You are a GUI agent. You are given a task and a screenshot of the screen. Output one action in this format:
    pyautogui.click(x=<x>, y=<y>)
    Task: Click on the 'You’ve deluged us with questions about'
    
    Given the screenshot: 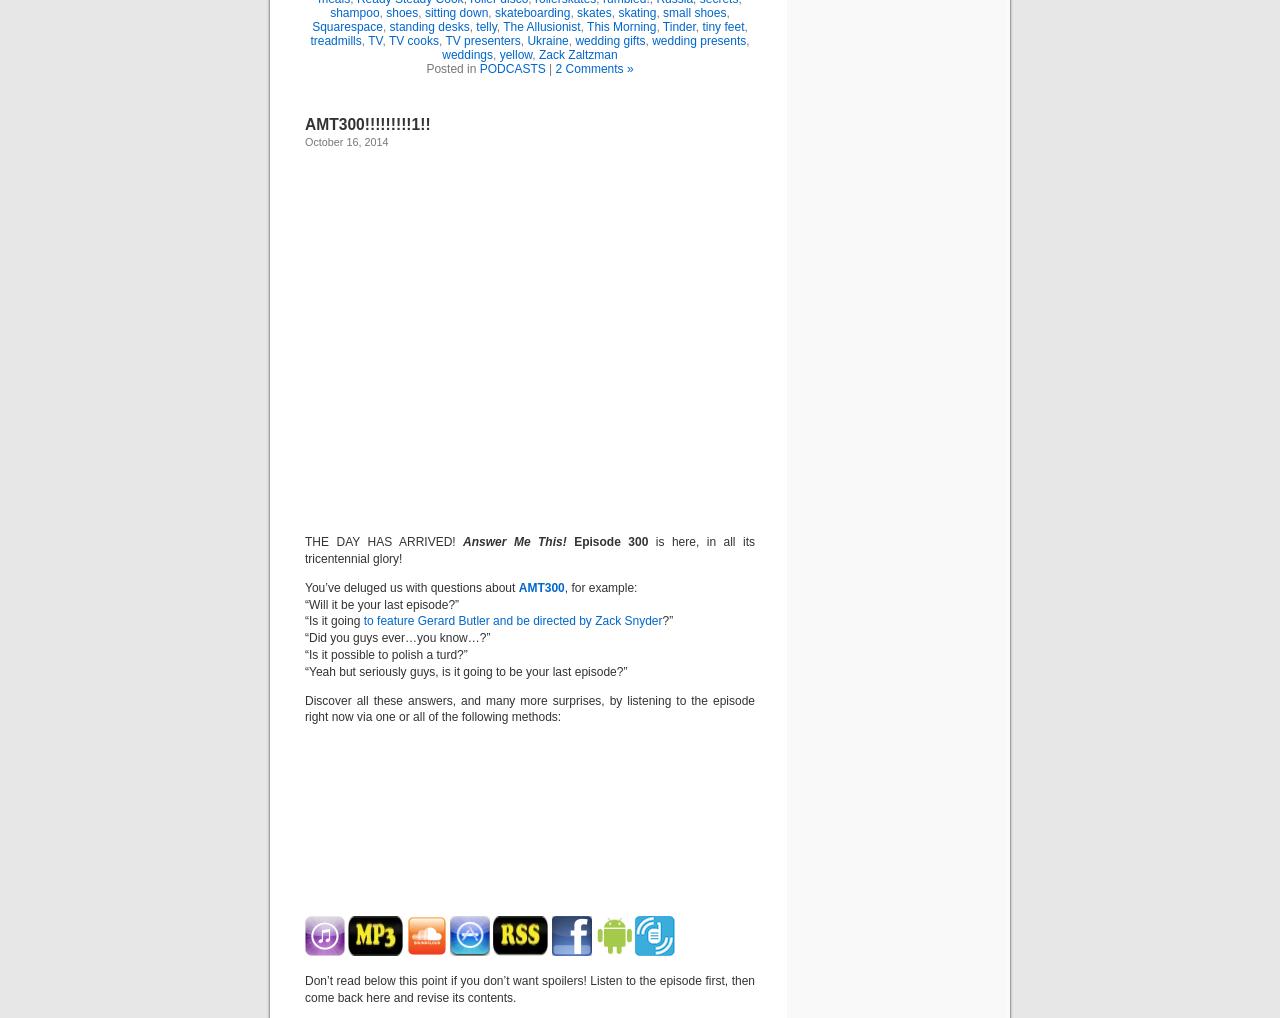 What is the action you would take?
    pyautogui.click(x=304, y=586)
    